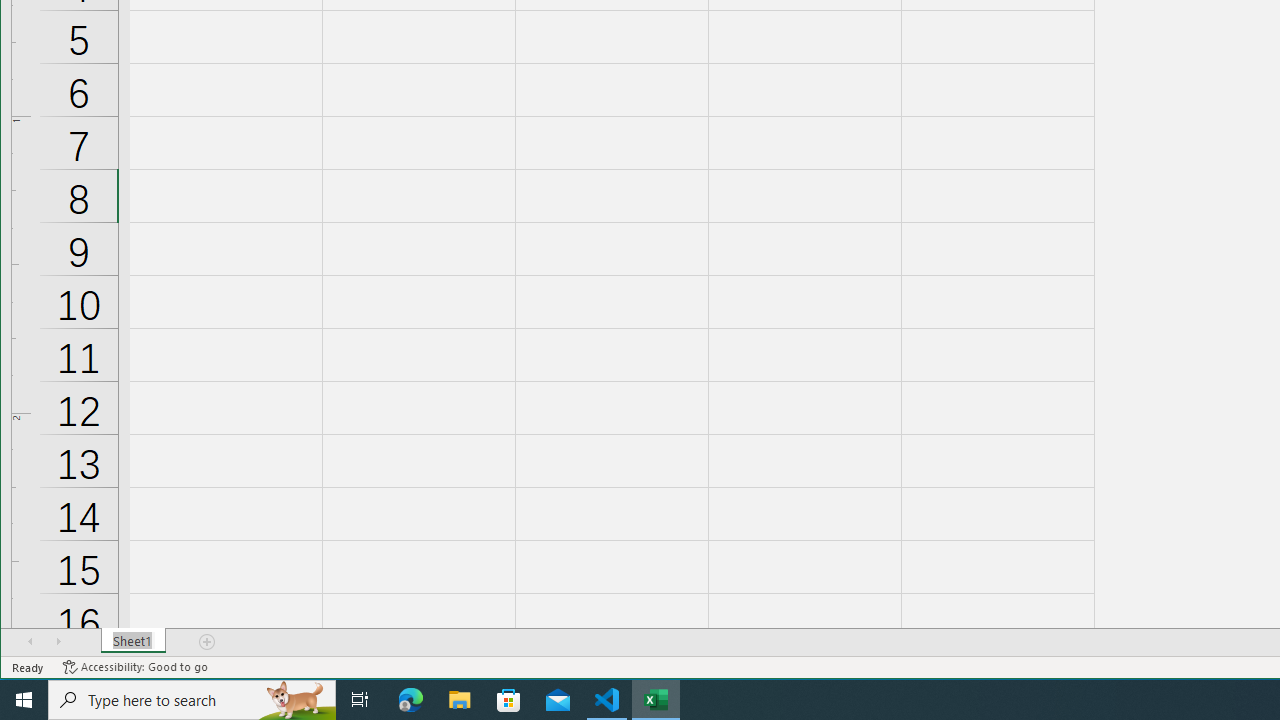 This screenshot has width=1280, height=720. What do you see at coordinates (359, 698) in the screenshot?
I see `'Task View'` at bounding box center [359, 698].